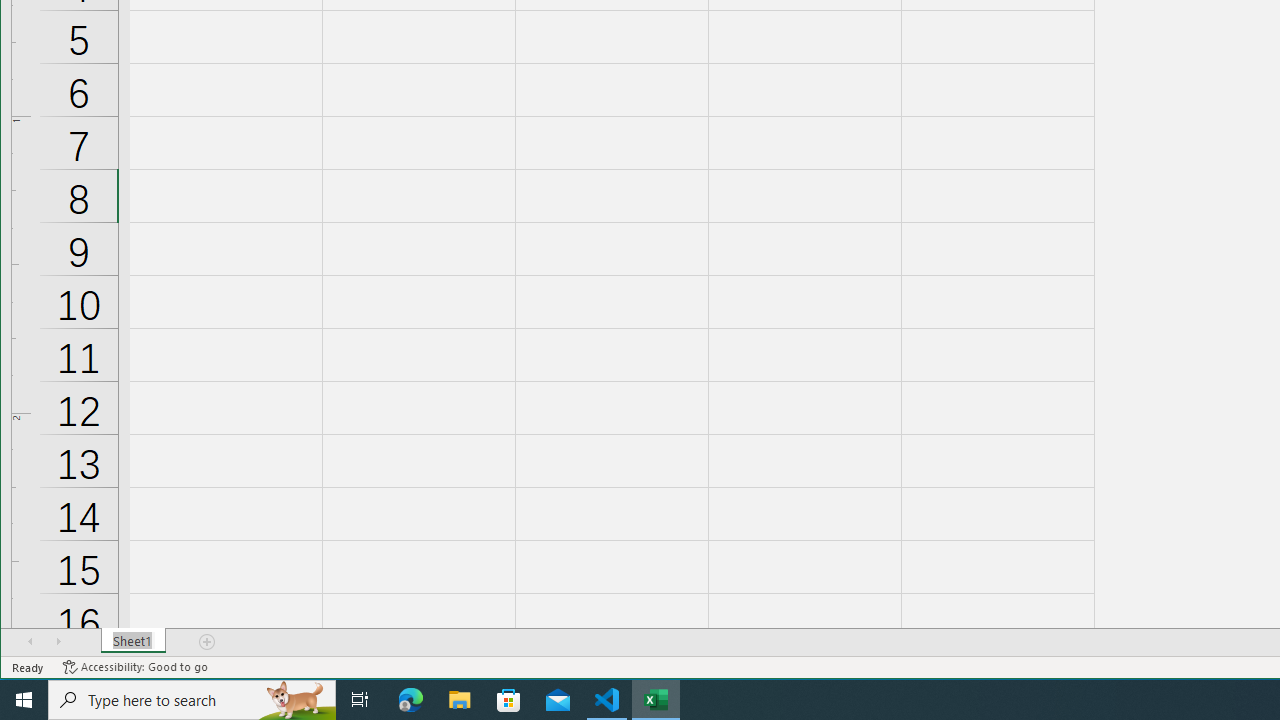 This screenshot has width=1280, height=720. What do you see at coordinates (359, 698) in the screenshot?
I see `'Task View'` at bounding box center [359, 698].